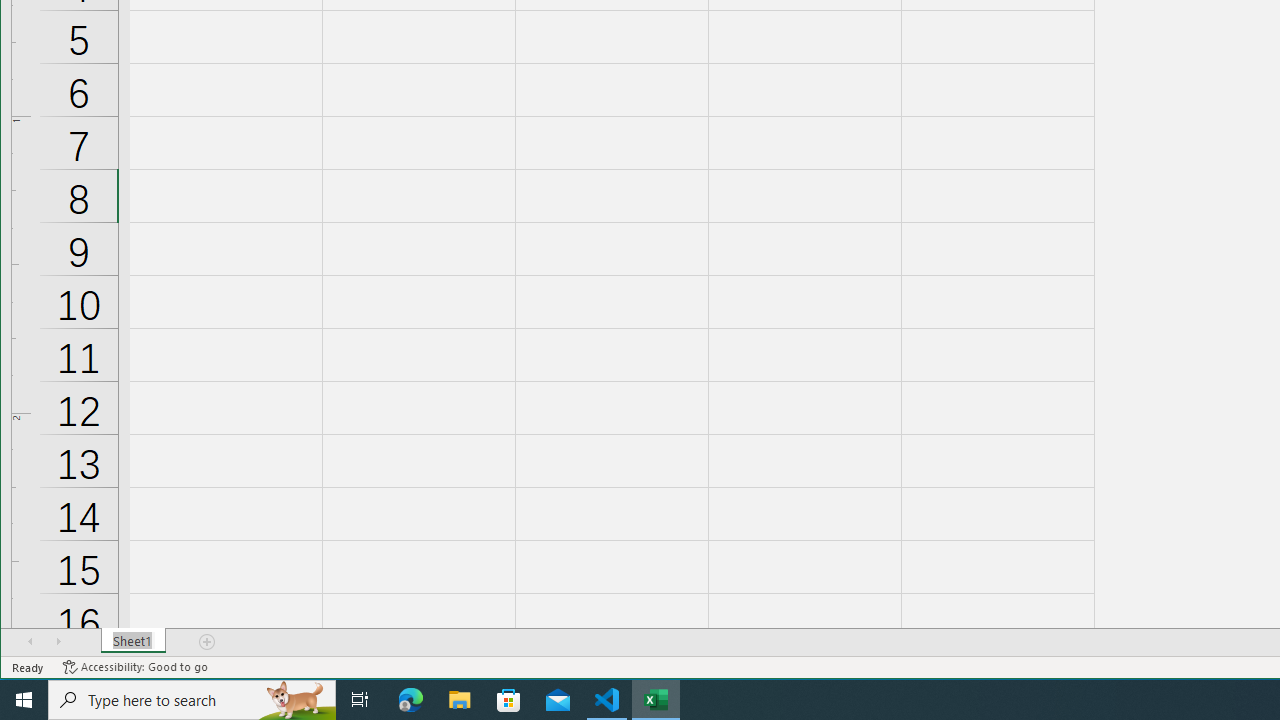 This screenshot has width=1280, height=720. What do you see at coordinates (359, 698) in the screenshot?
I see `'Task View'` at bounding box center [359, 698].